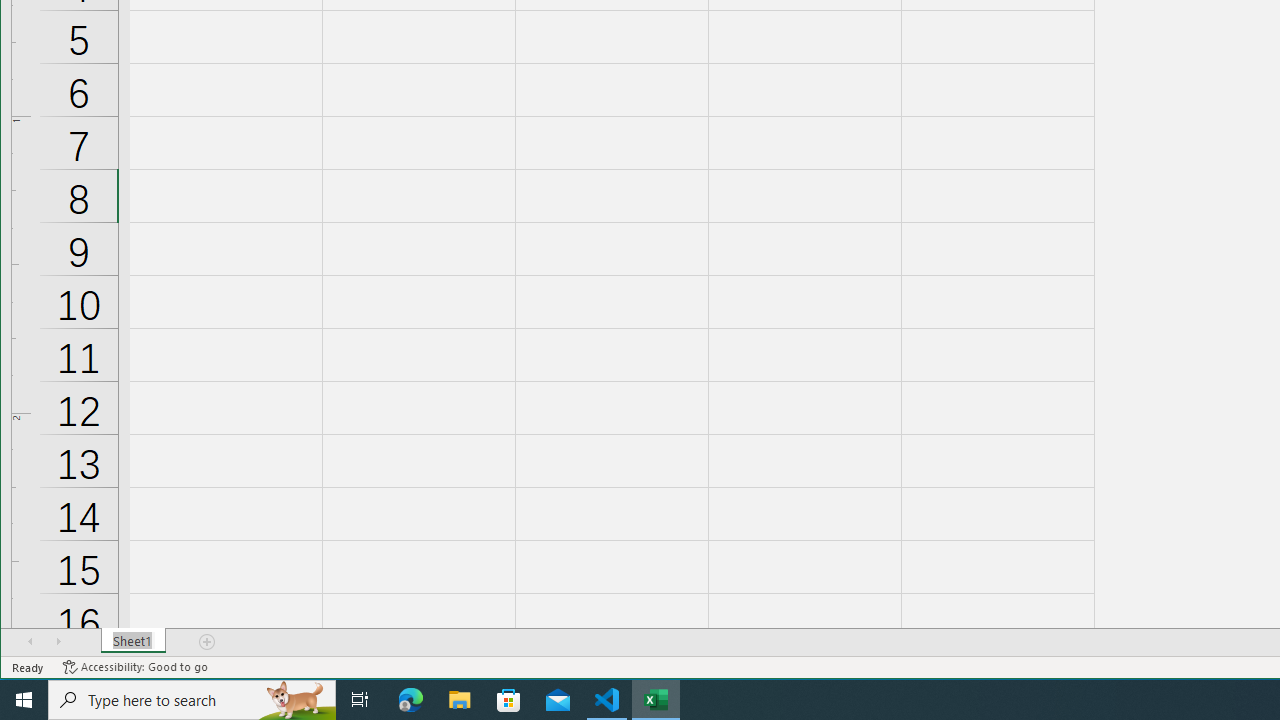 This screenshot has width=1280, height=720. What do you see at coordinates (359, 698) in the screenshot?
I see `'Task View'` at bounding box center [359, 698].